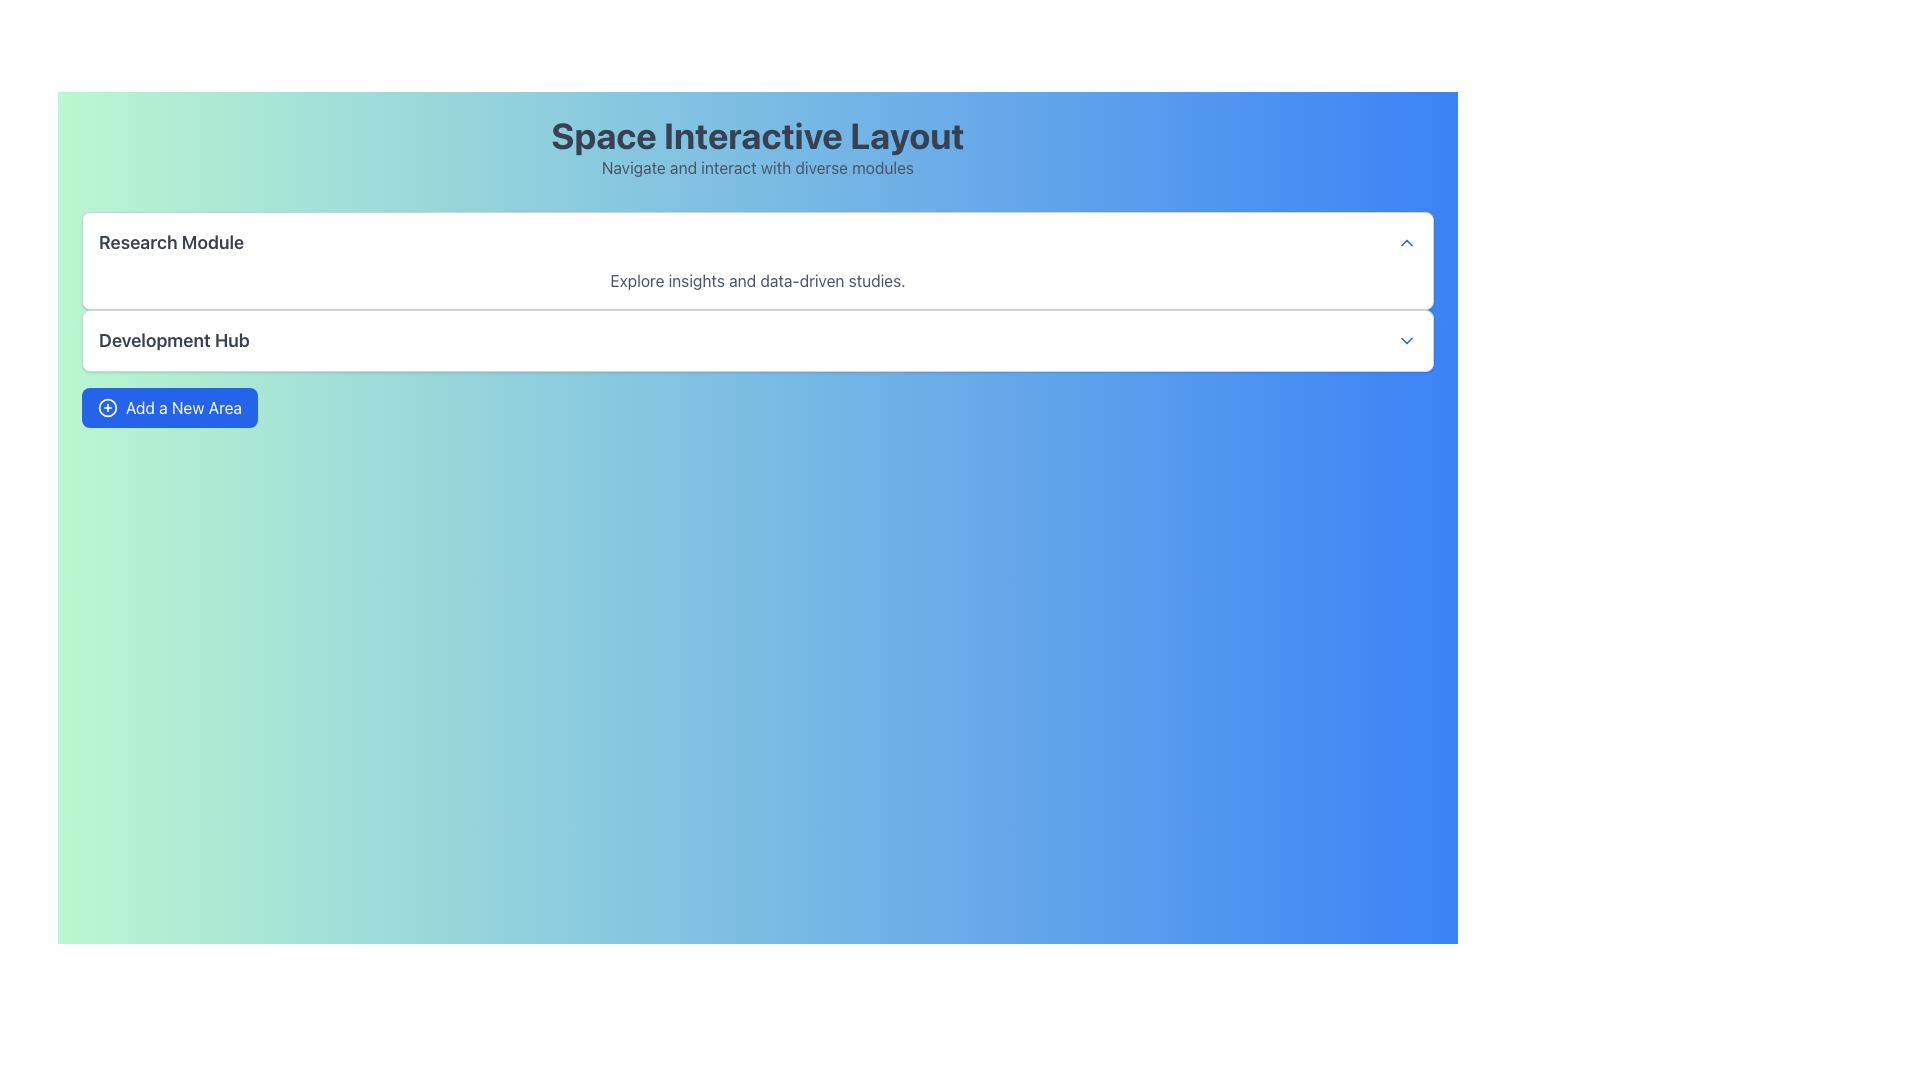  What do you see at coordinates (757, 135) in the screenshot?
I see `the title text element that serves as the main heading for the page, which is horizontally centered and positioned above the subtitle` at bounding box center [757, 135].